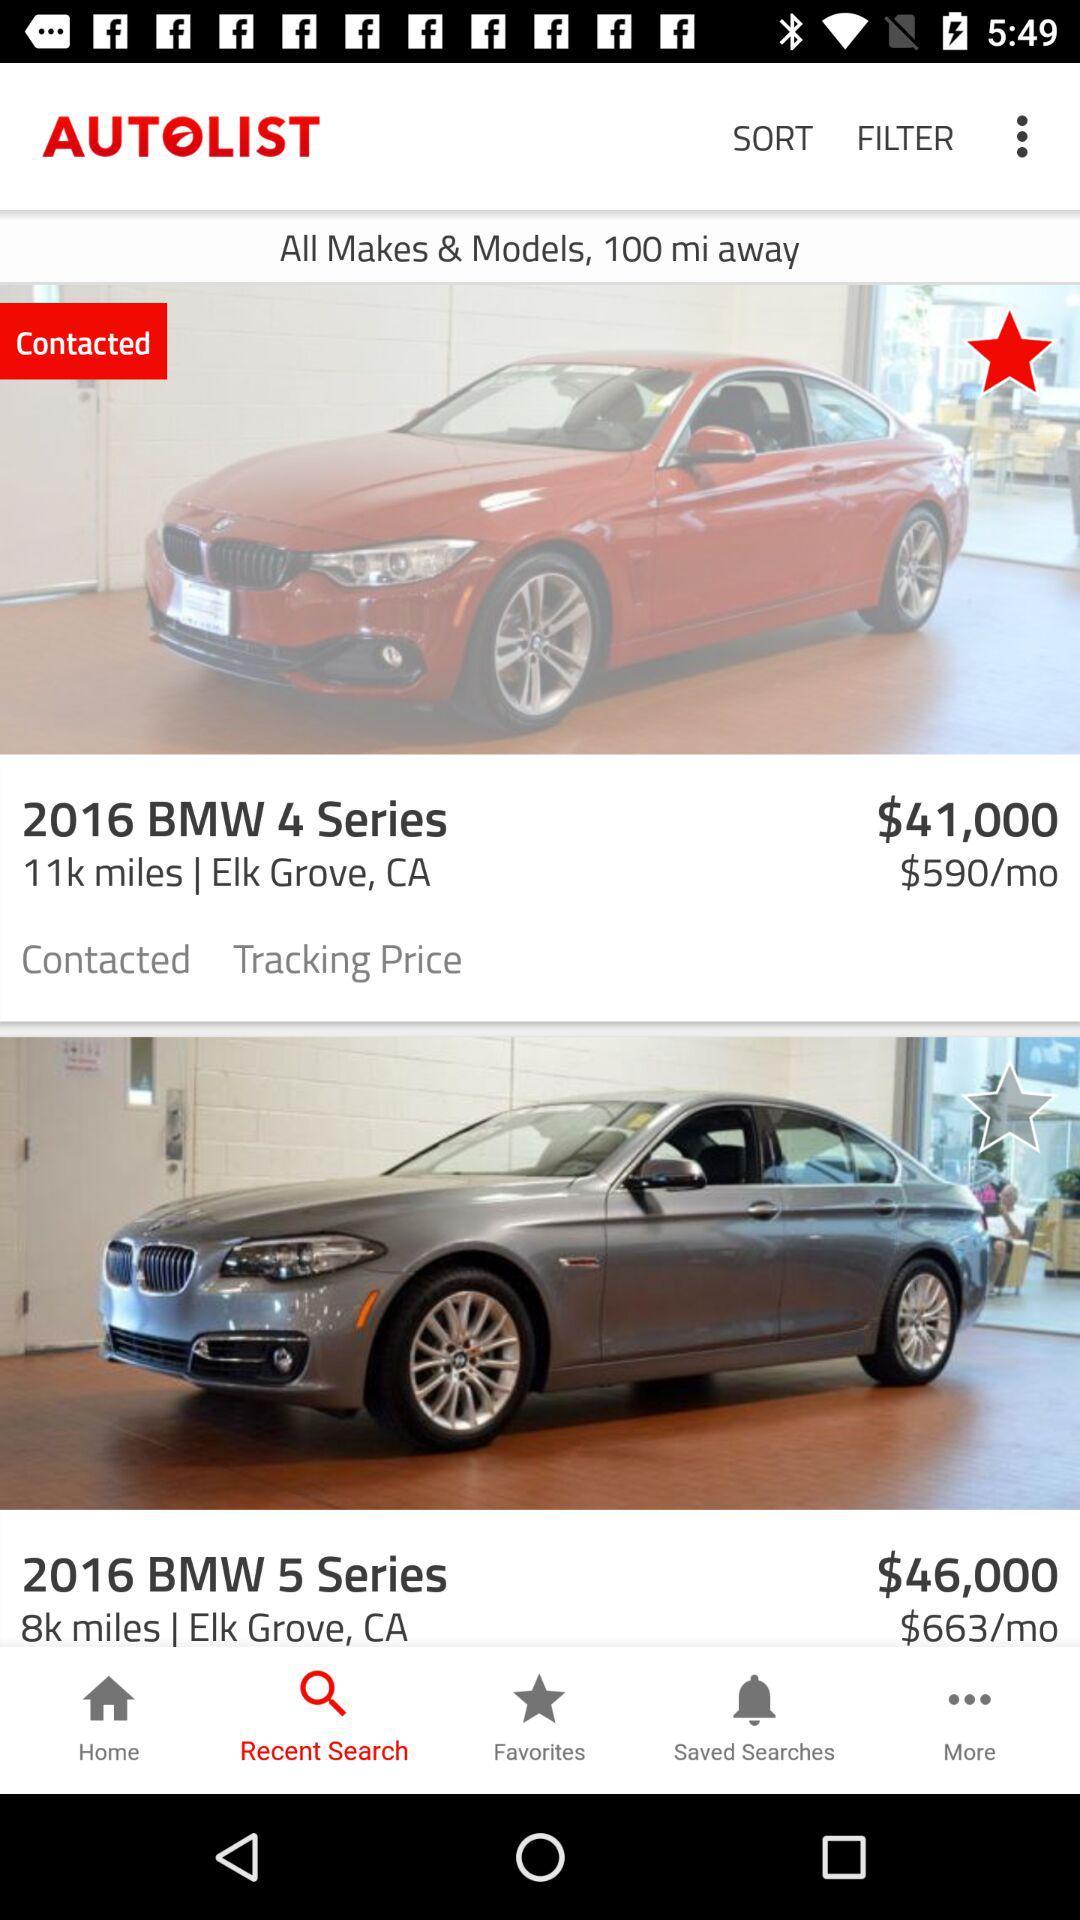 The width and height of the screenshot is (1080, 1920). I want to click on item to the left of $590/mo item, so click(346, 955).